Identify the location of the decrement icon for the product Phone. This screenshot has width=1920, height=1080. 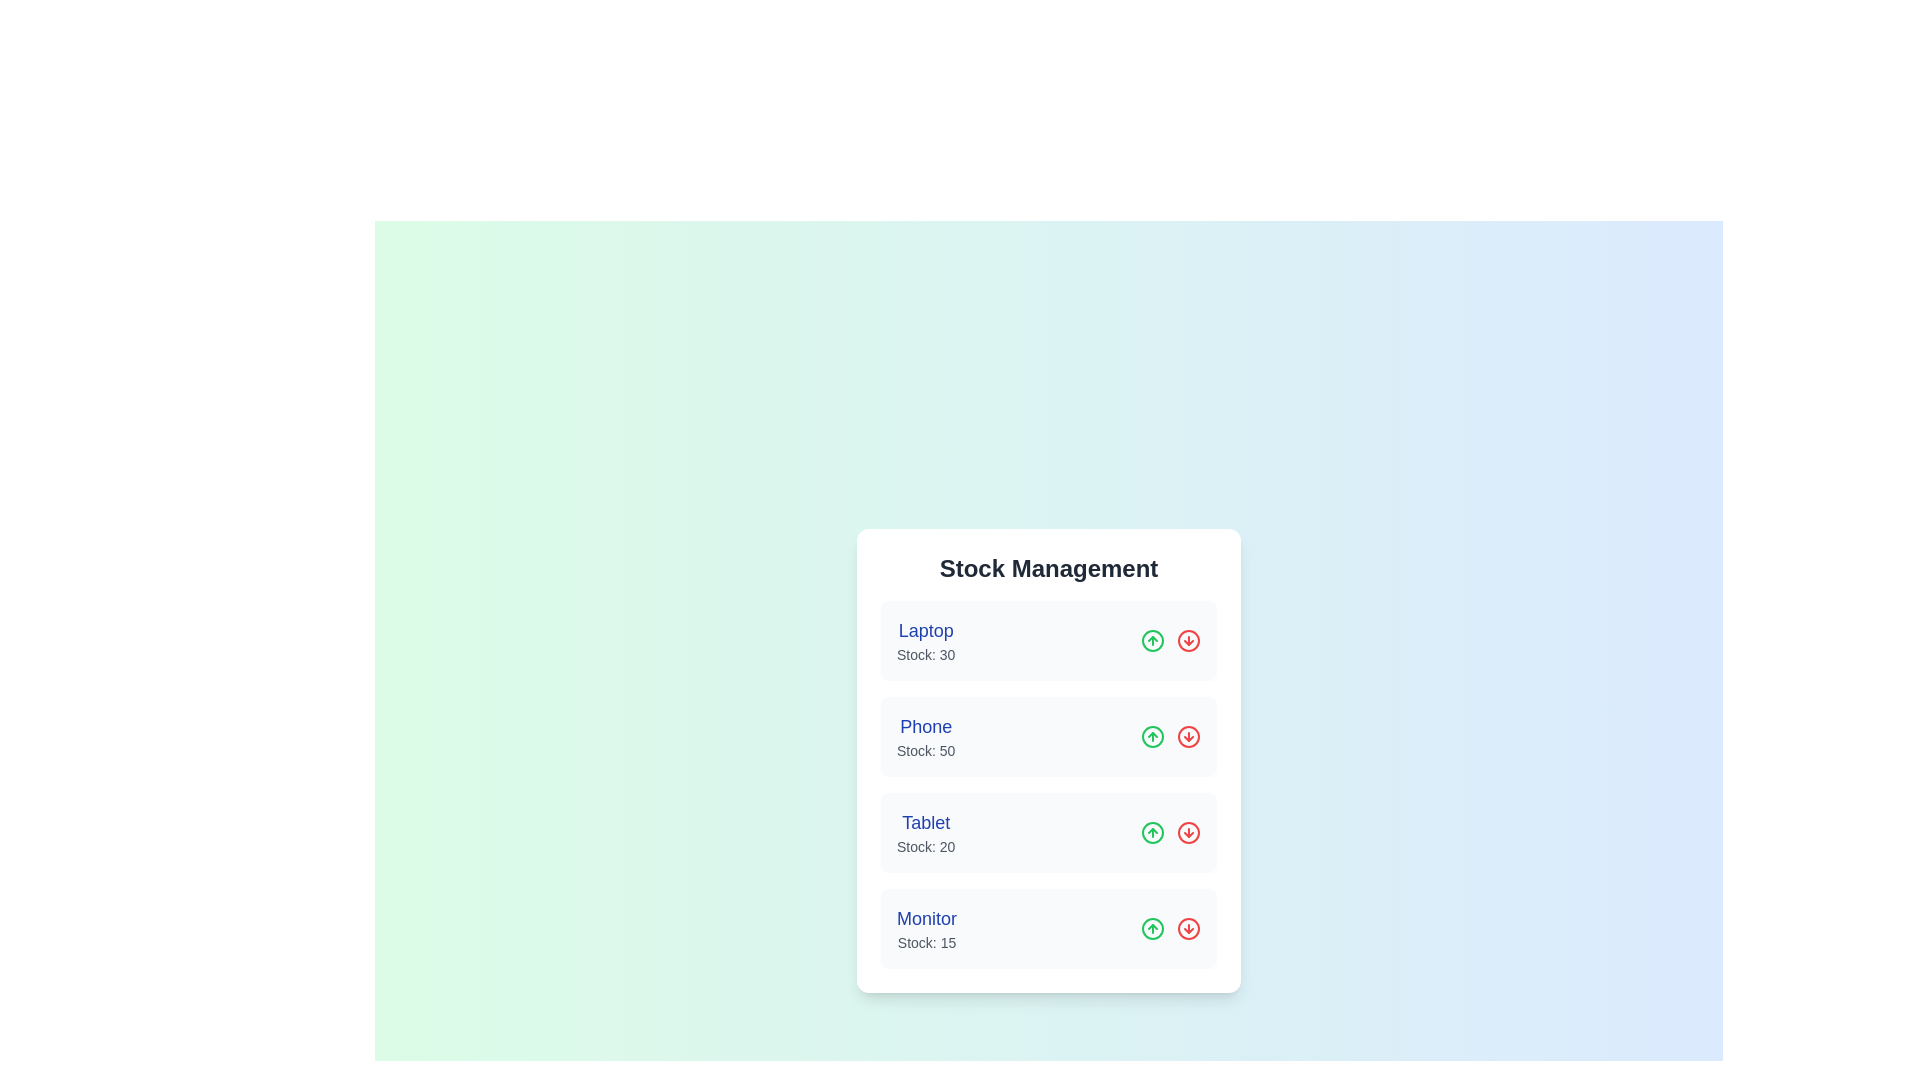
(1189, 736).